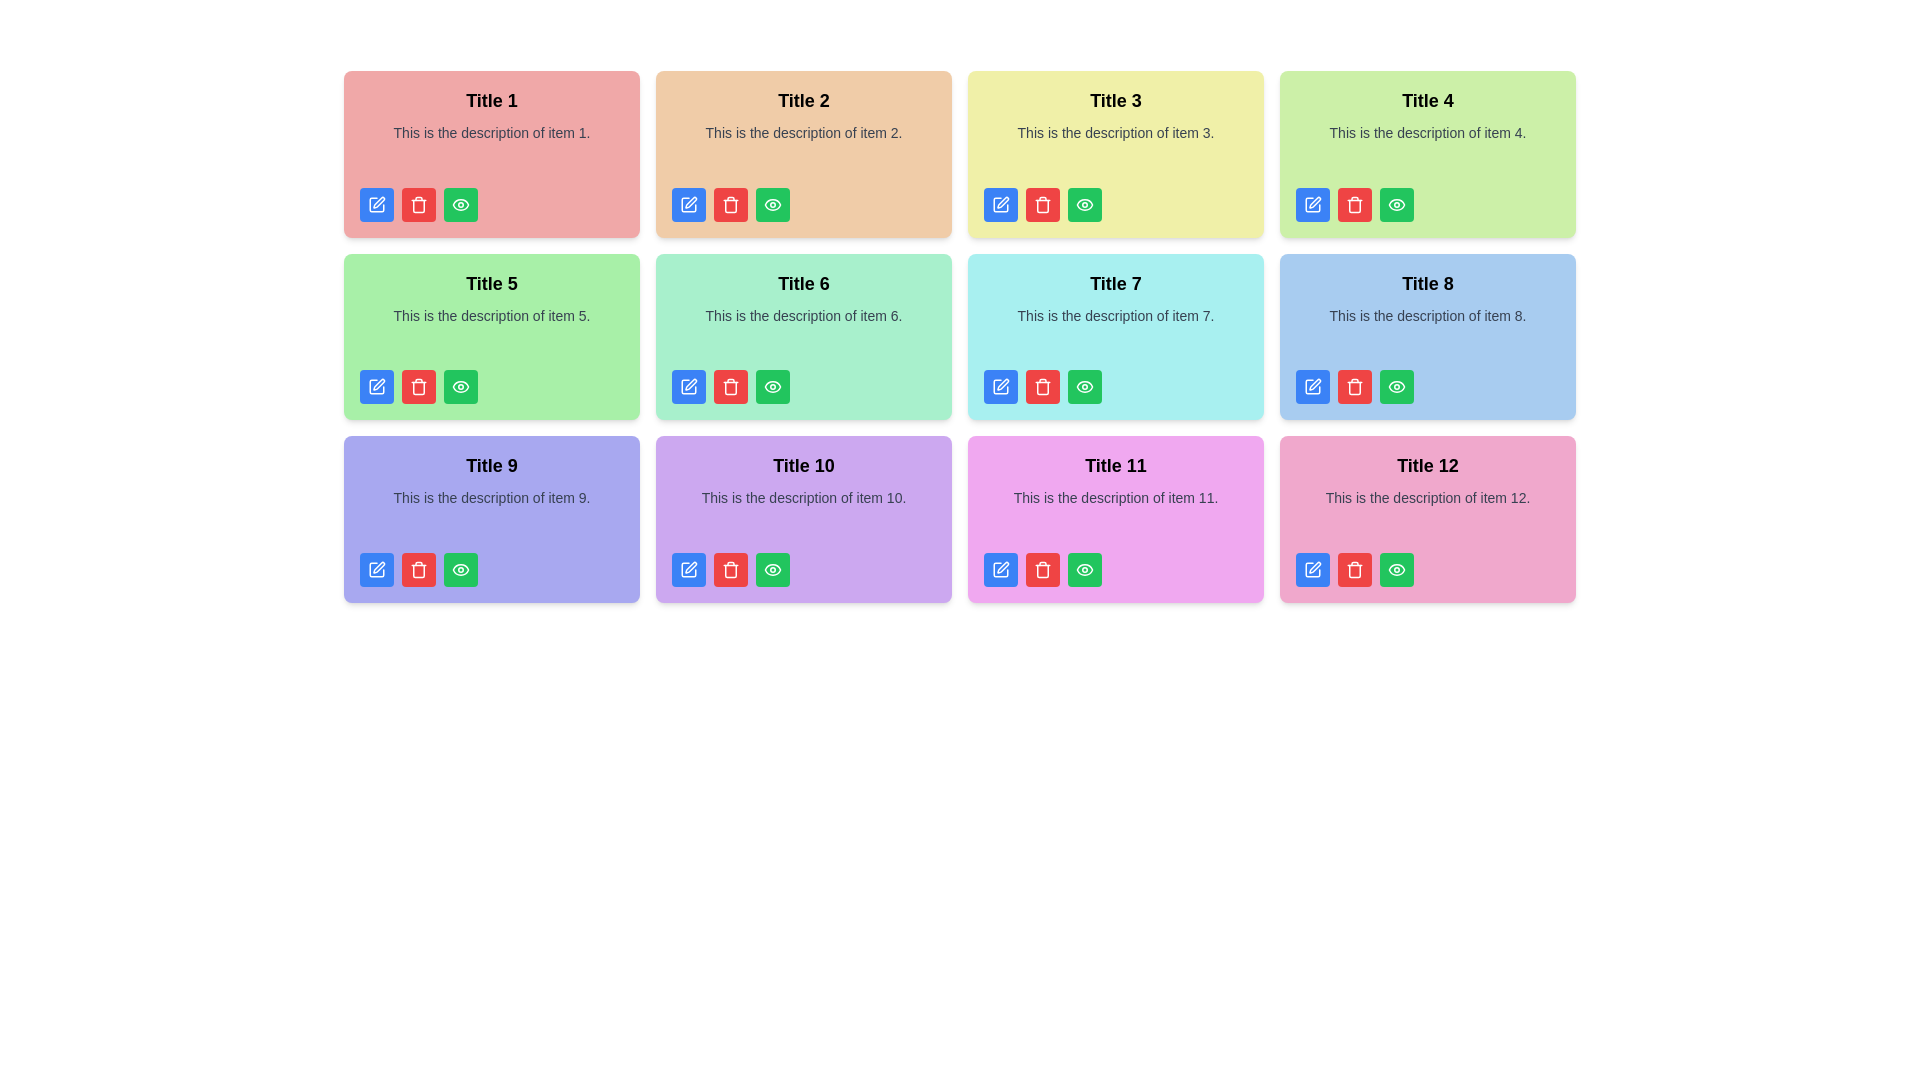  Describe the element at coordinates (1083, 204) in the screenshot. I see `the green circular button with a white eye icon, which is the third button in a group below 'Title 3'` at that location.